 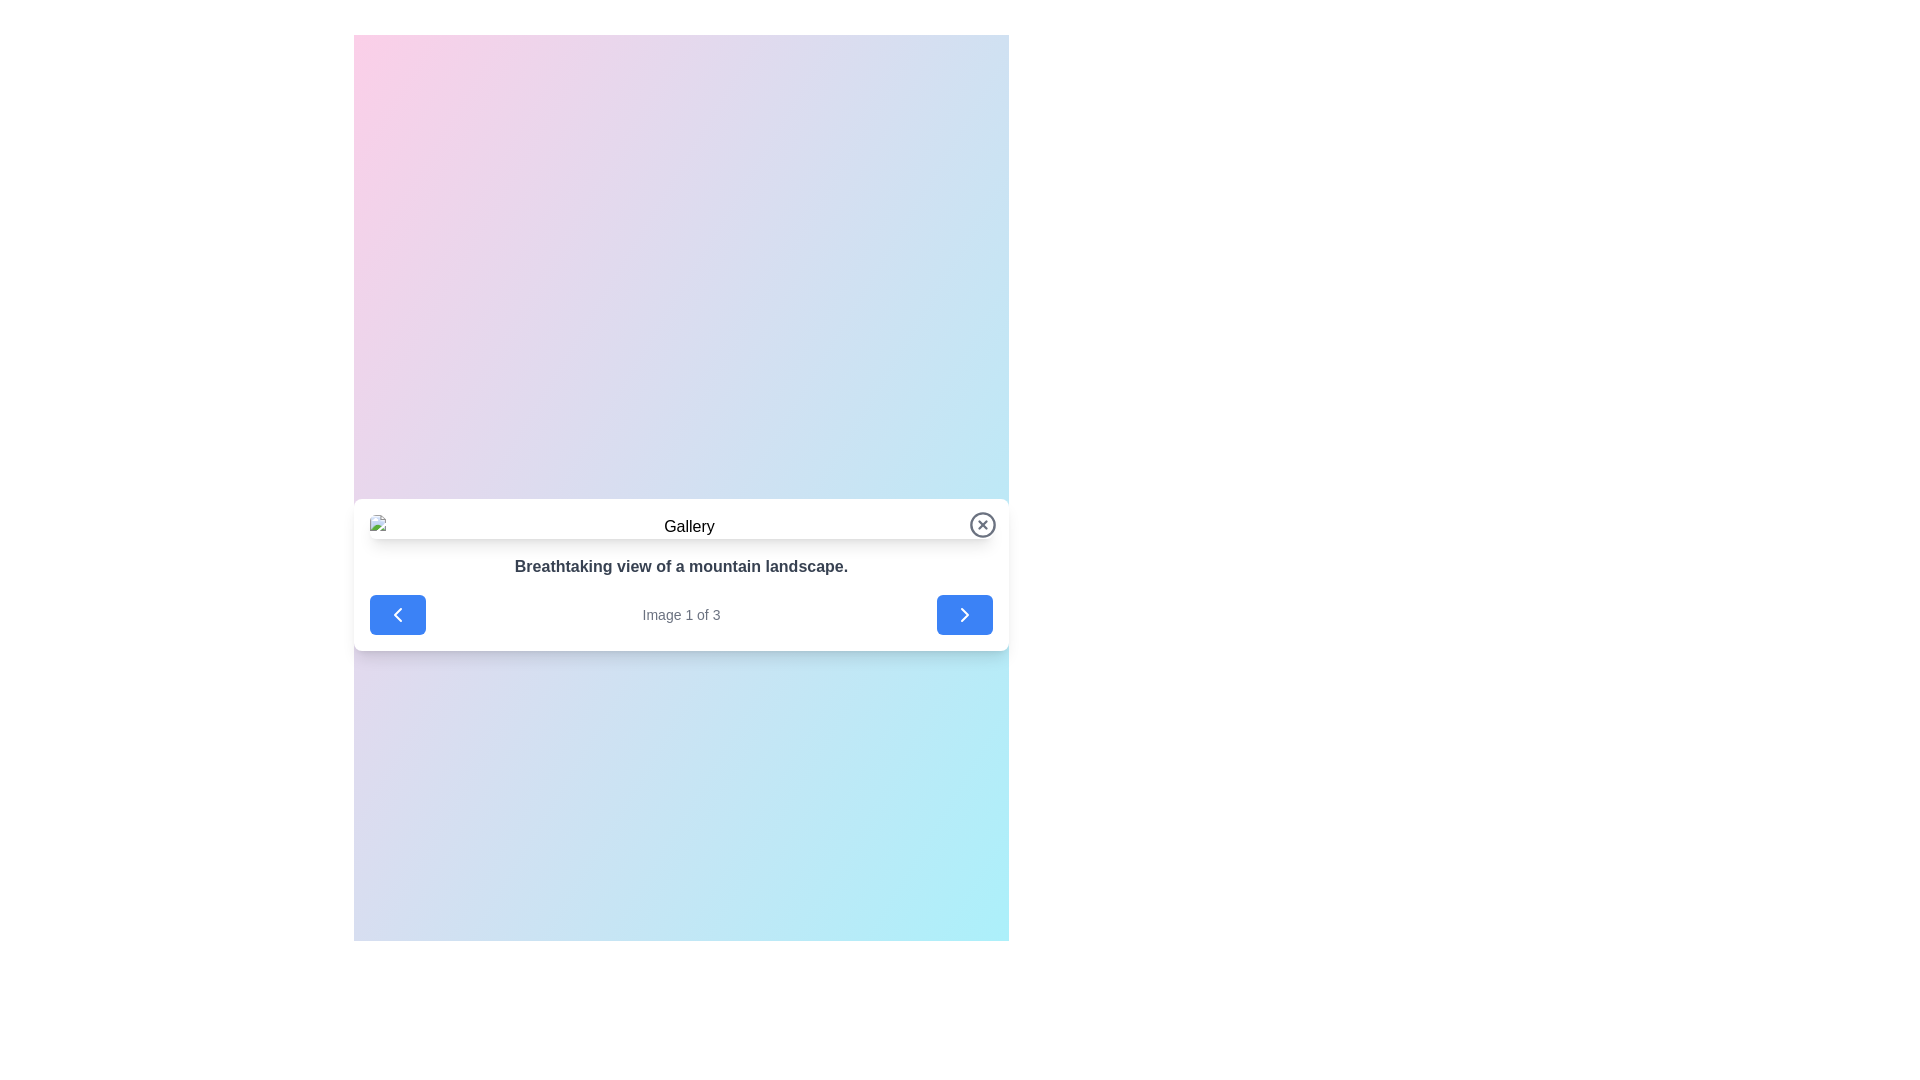 I want to click on the leftmost button that allows navigation to the previous image in a series, so click(x=398, y=613).